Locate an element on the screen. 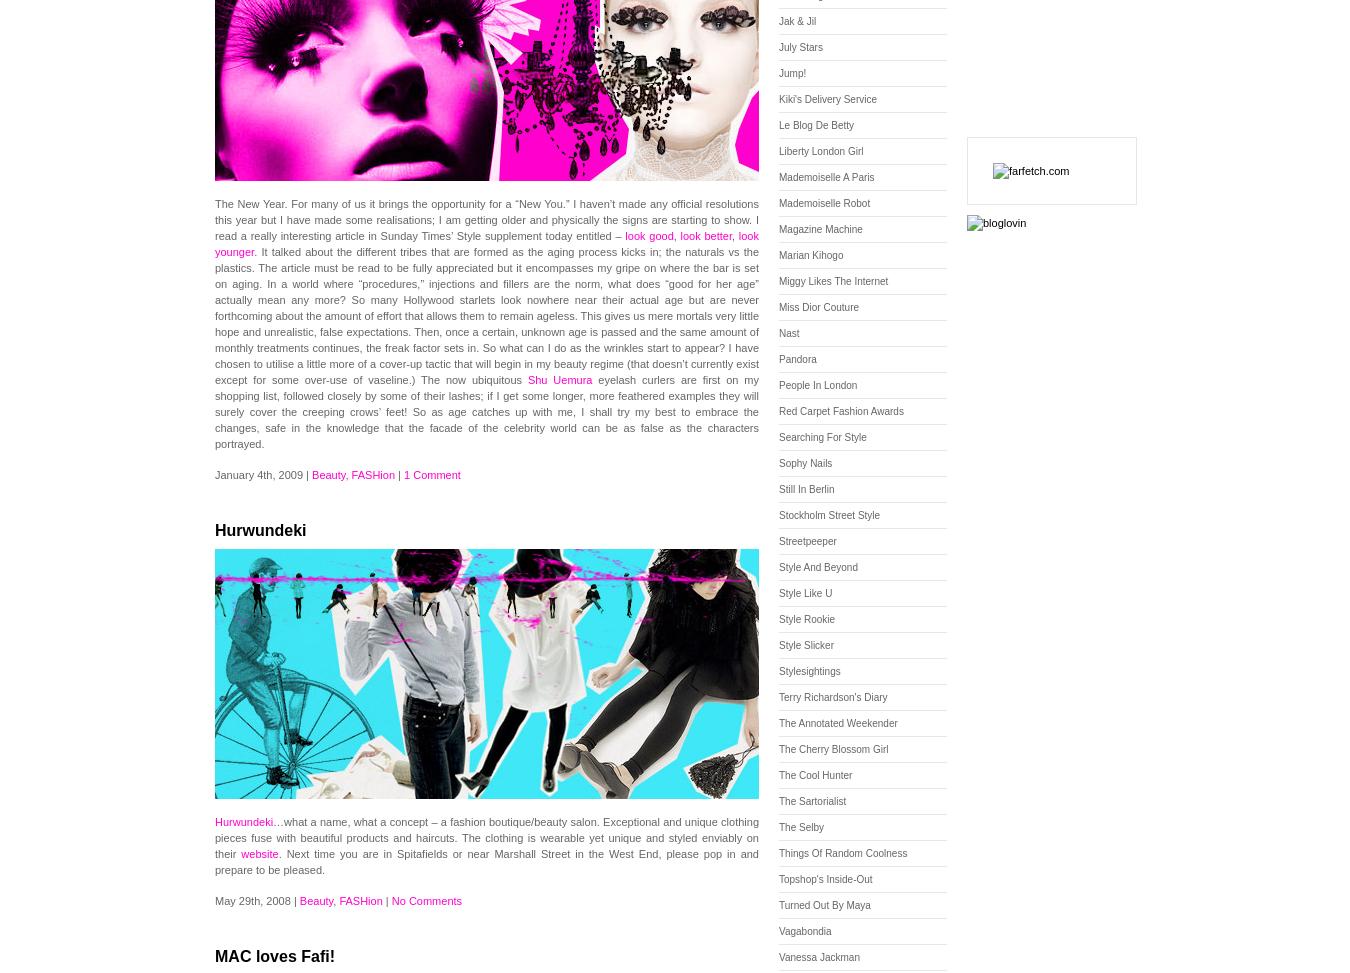 Image resolution: width=1350 pixels, height=973 pixels. 'Red Carpet Fashion Awards' is located at coordinates (841, 410).